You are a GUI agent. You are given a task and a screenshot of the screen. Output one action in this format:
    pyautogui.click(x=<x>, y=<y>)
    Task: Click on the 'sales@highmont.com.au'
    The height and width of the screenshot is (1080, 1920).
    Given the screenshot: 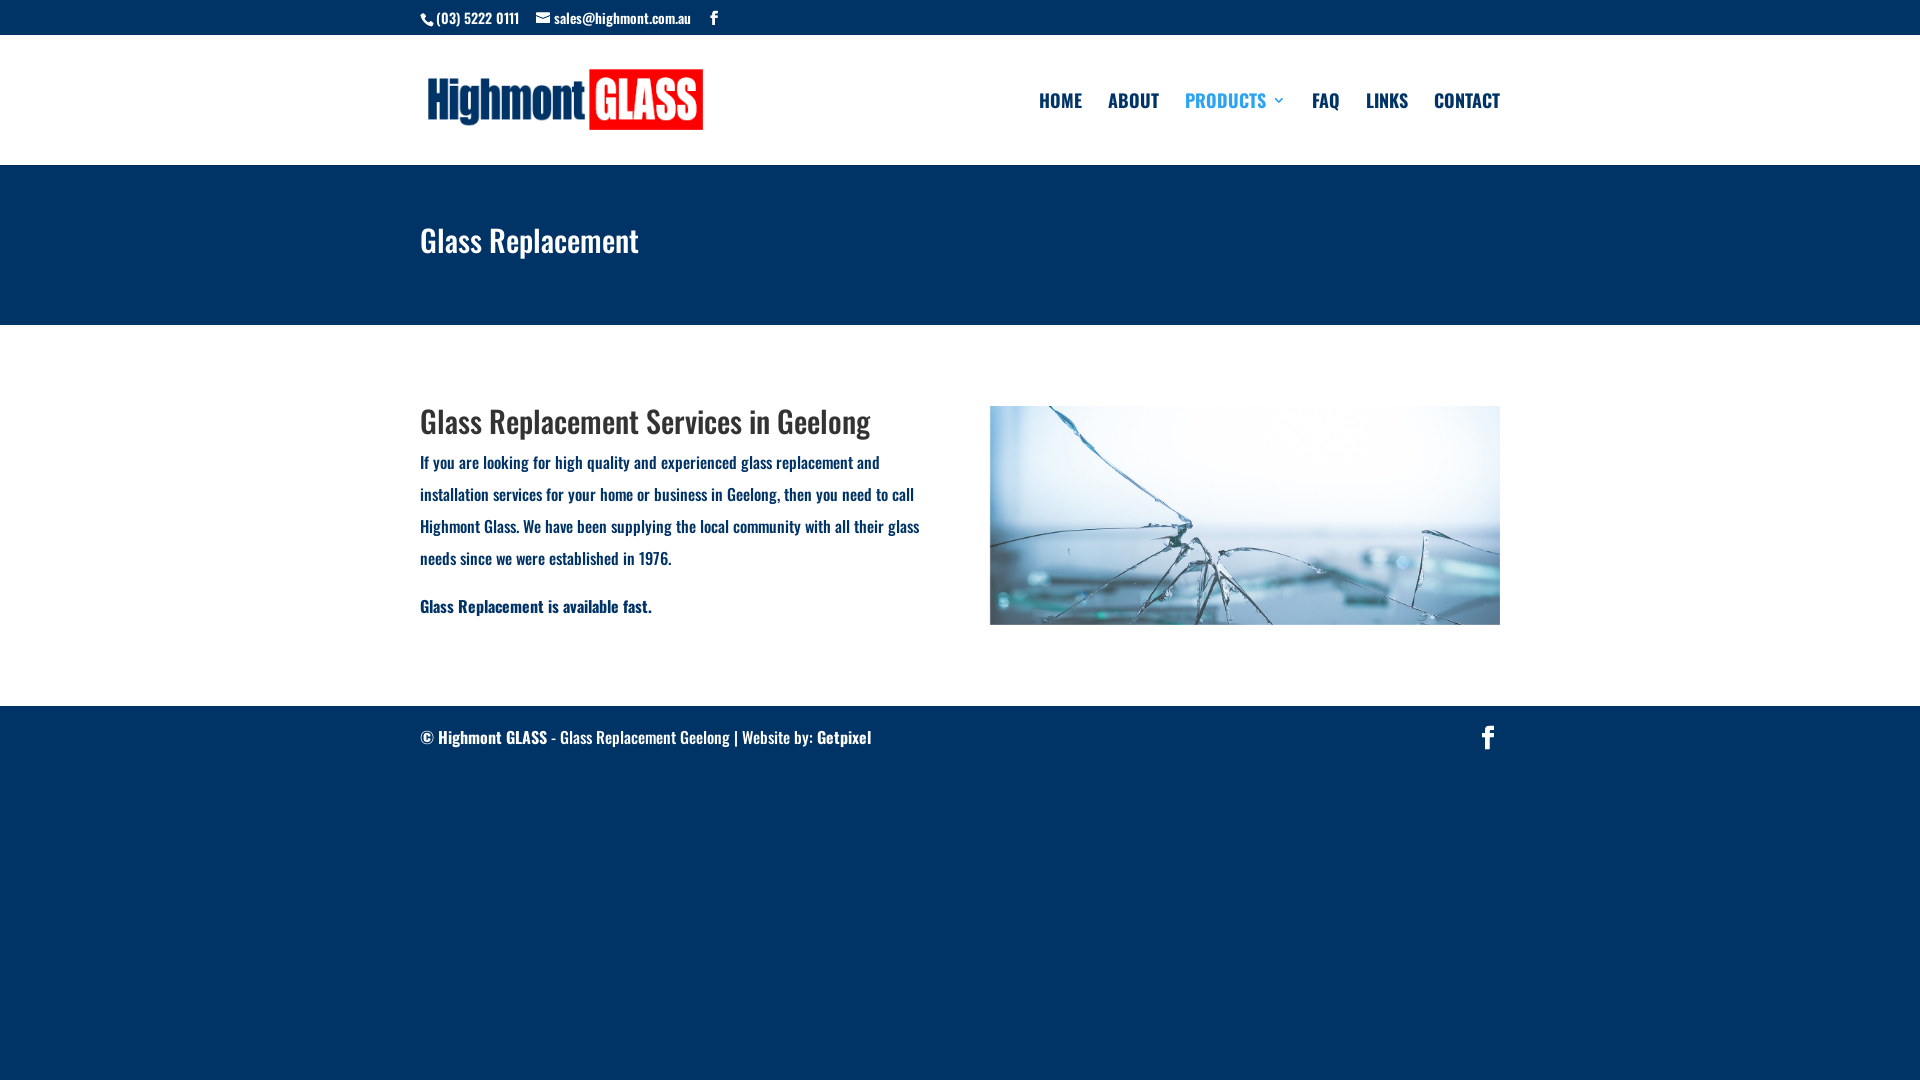 What is the action you would take?
    pyautogui.click(x=612, y=16)
    